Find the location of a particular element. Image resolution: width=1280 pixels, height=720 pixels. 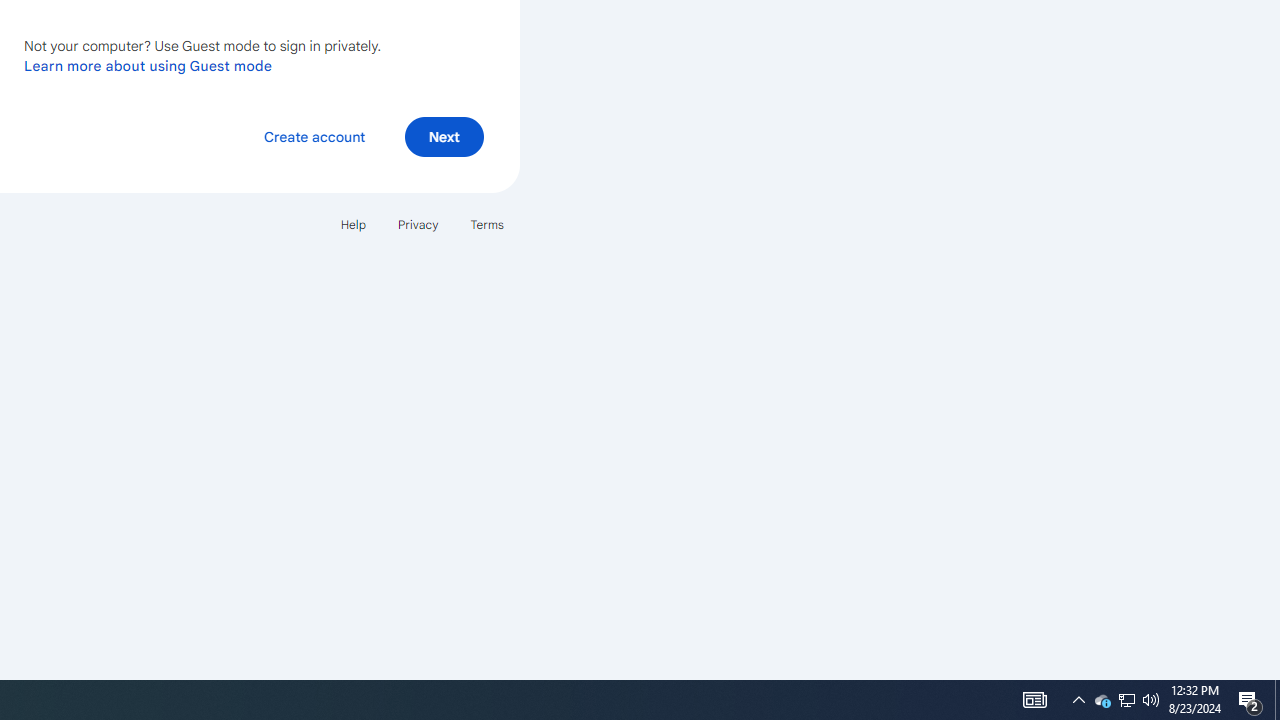

'Create account' is located at coordinates (313, 135).